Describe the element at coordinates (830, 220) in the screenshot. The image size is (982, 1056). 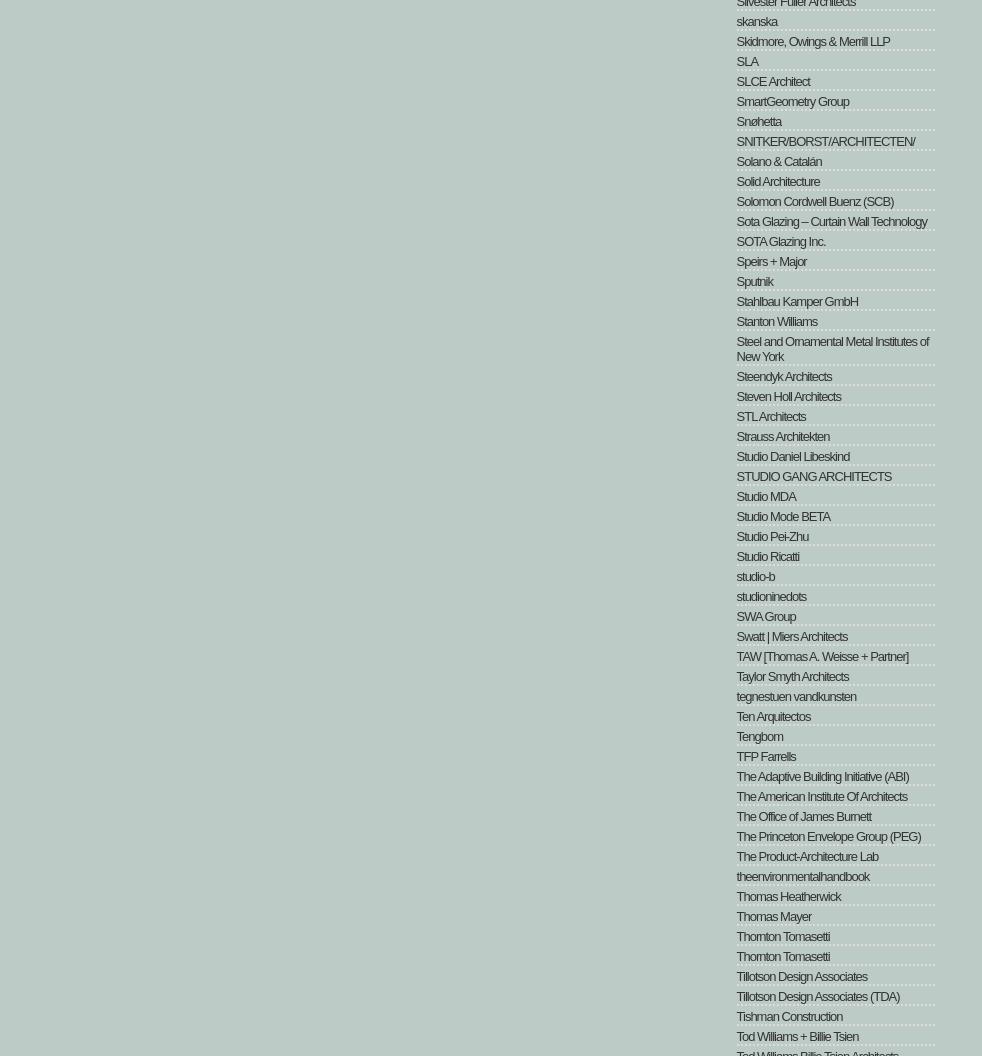
I see `'Sota Glazing – Curtain Wall Technology'` at that location.